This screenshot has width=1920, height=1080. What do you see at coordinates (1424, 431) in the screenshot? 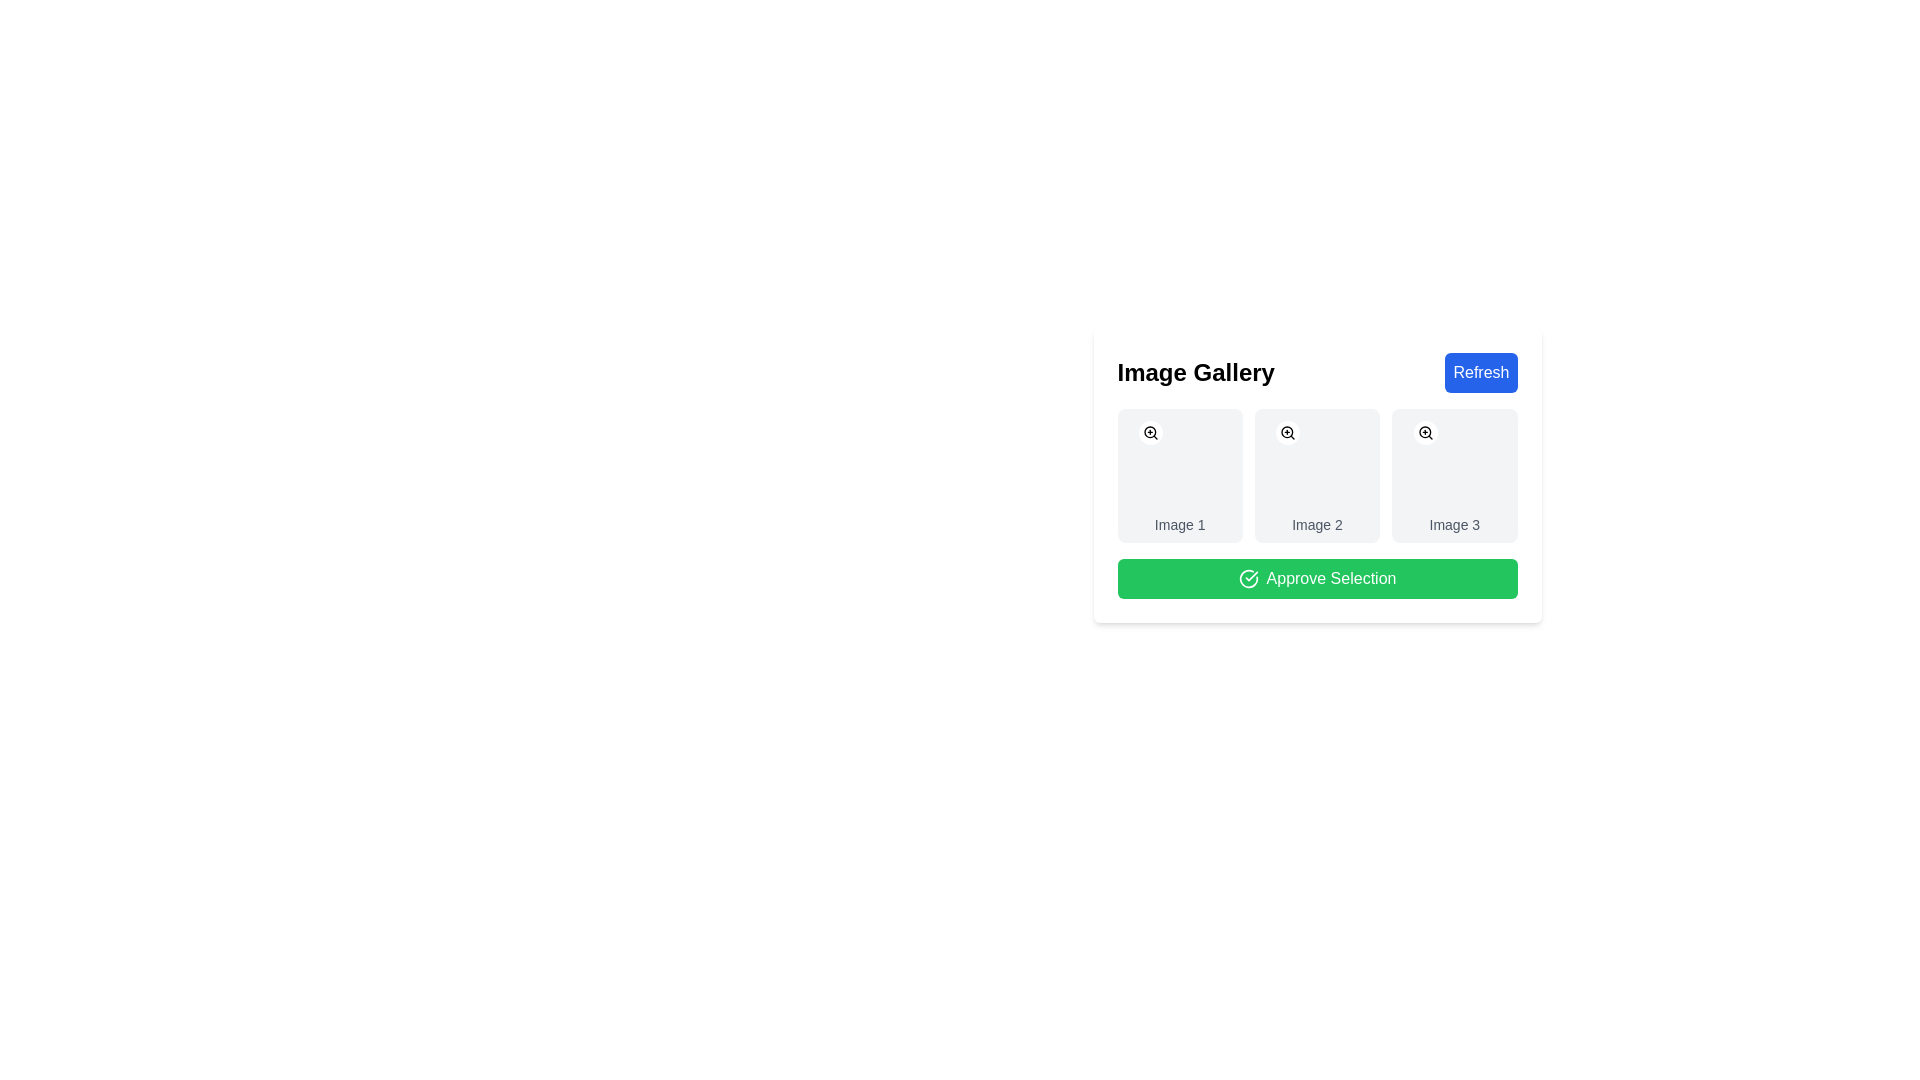
I see `the small circular zoom-in button with a magnifying glass icon located at the top-left corner of the third image thumbnail in the image gallery` at bounding box center [1424, 431].